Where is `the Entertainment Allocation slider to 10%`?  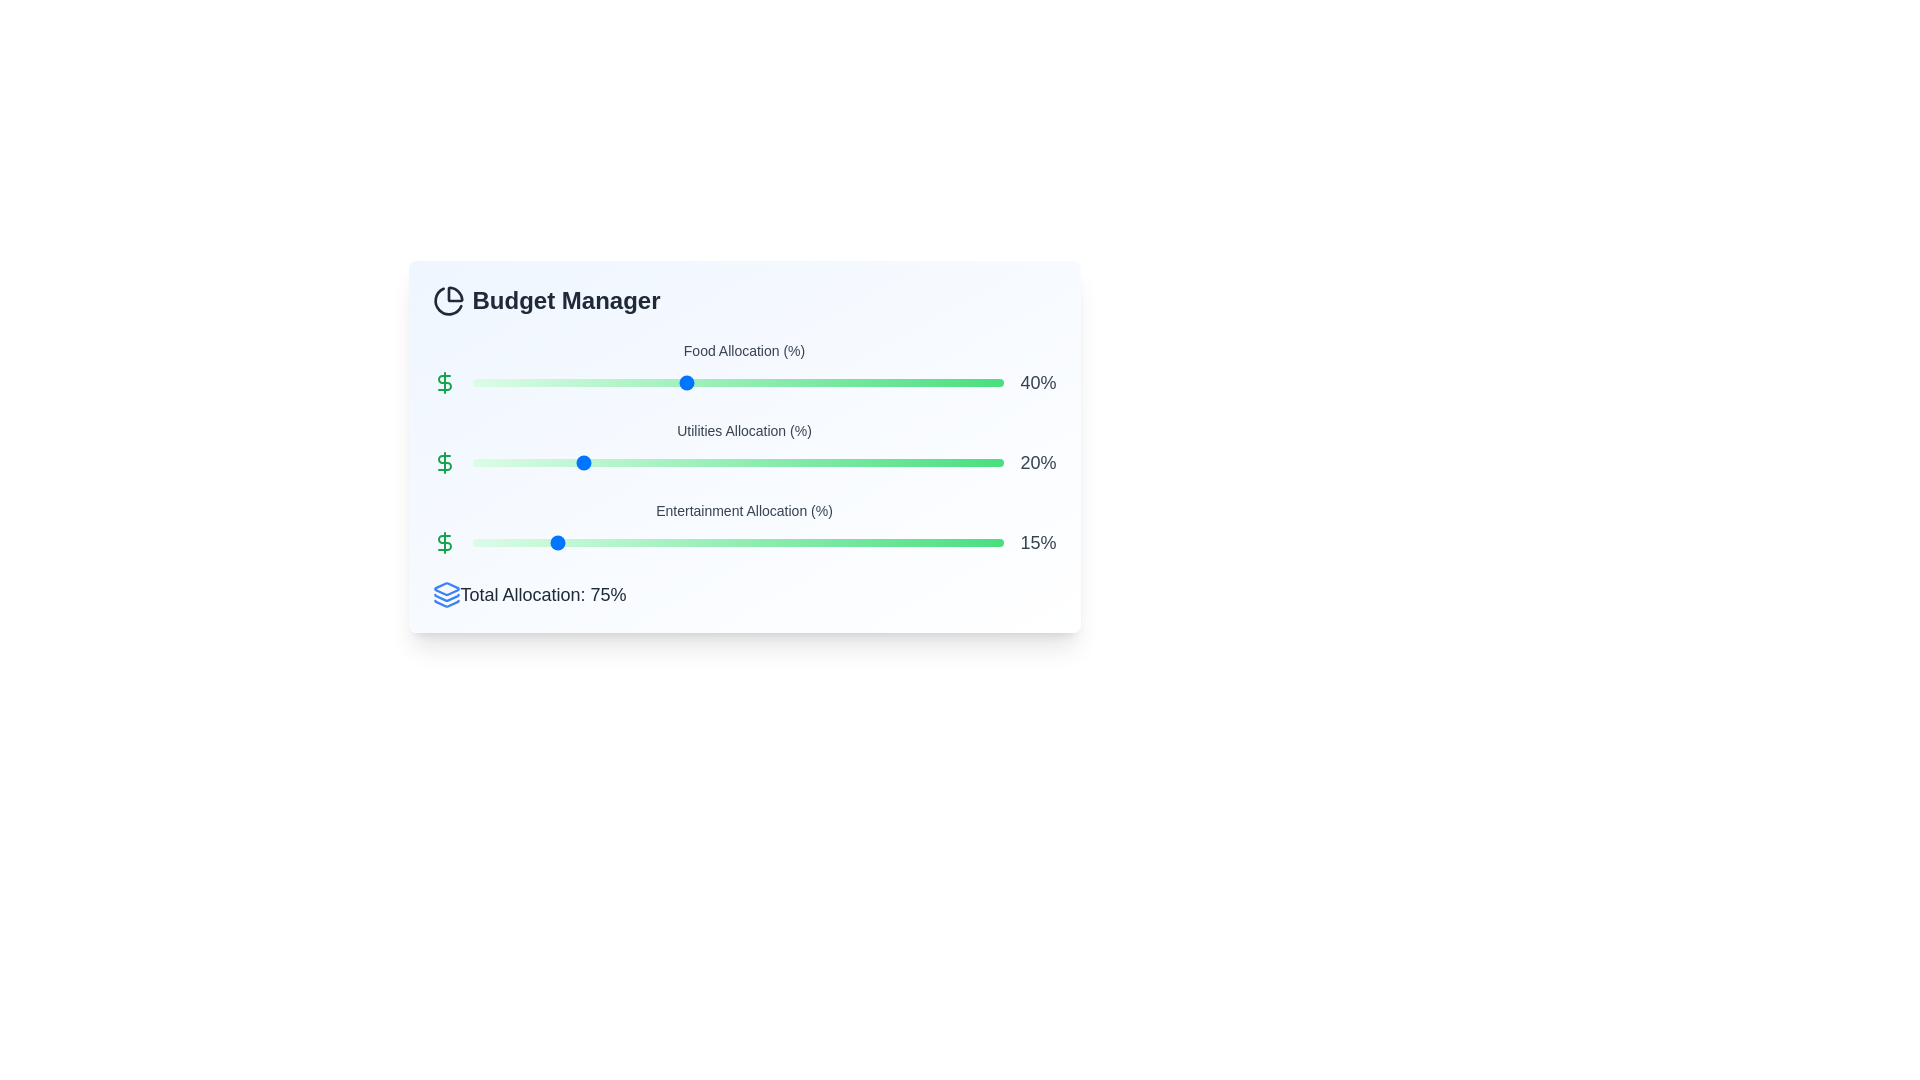
the Entertainment Allocation slider to 10% is located at coordinates (525, 543).